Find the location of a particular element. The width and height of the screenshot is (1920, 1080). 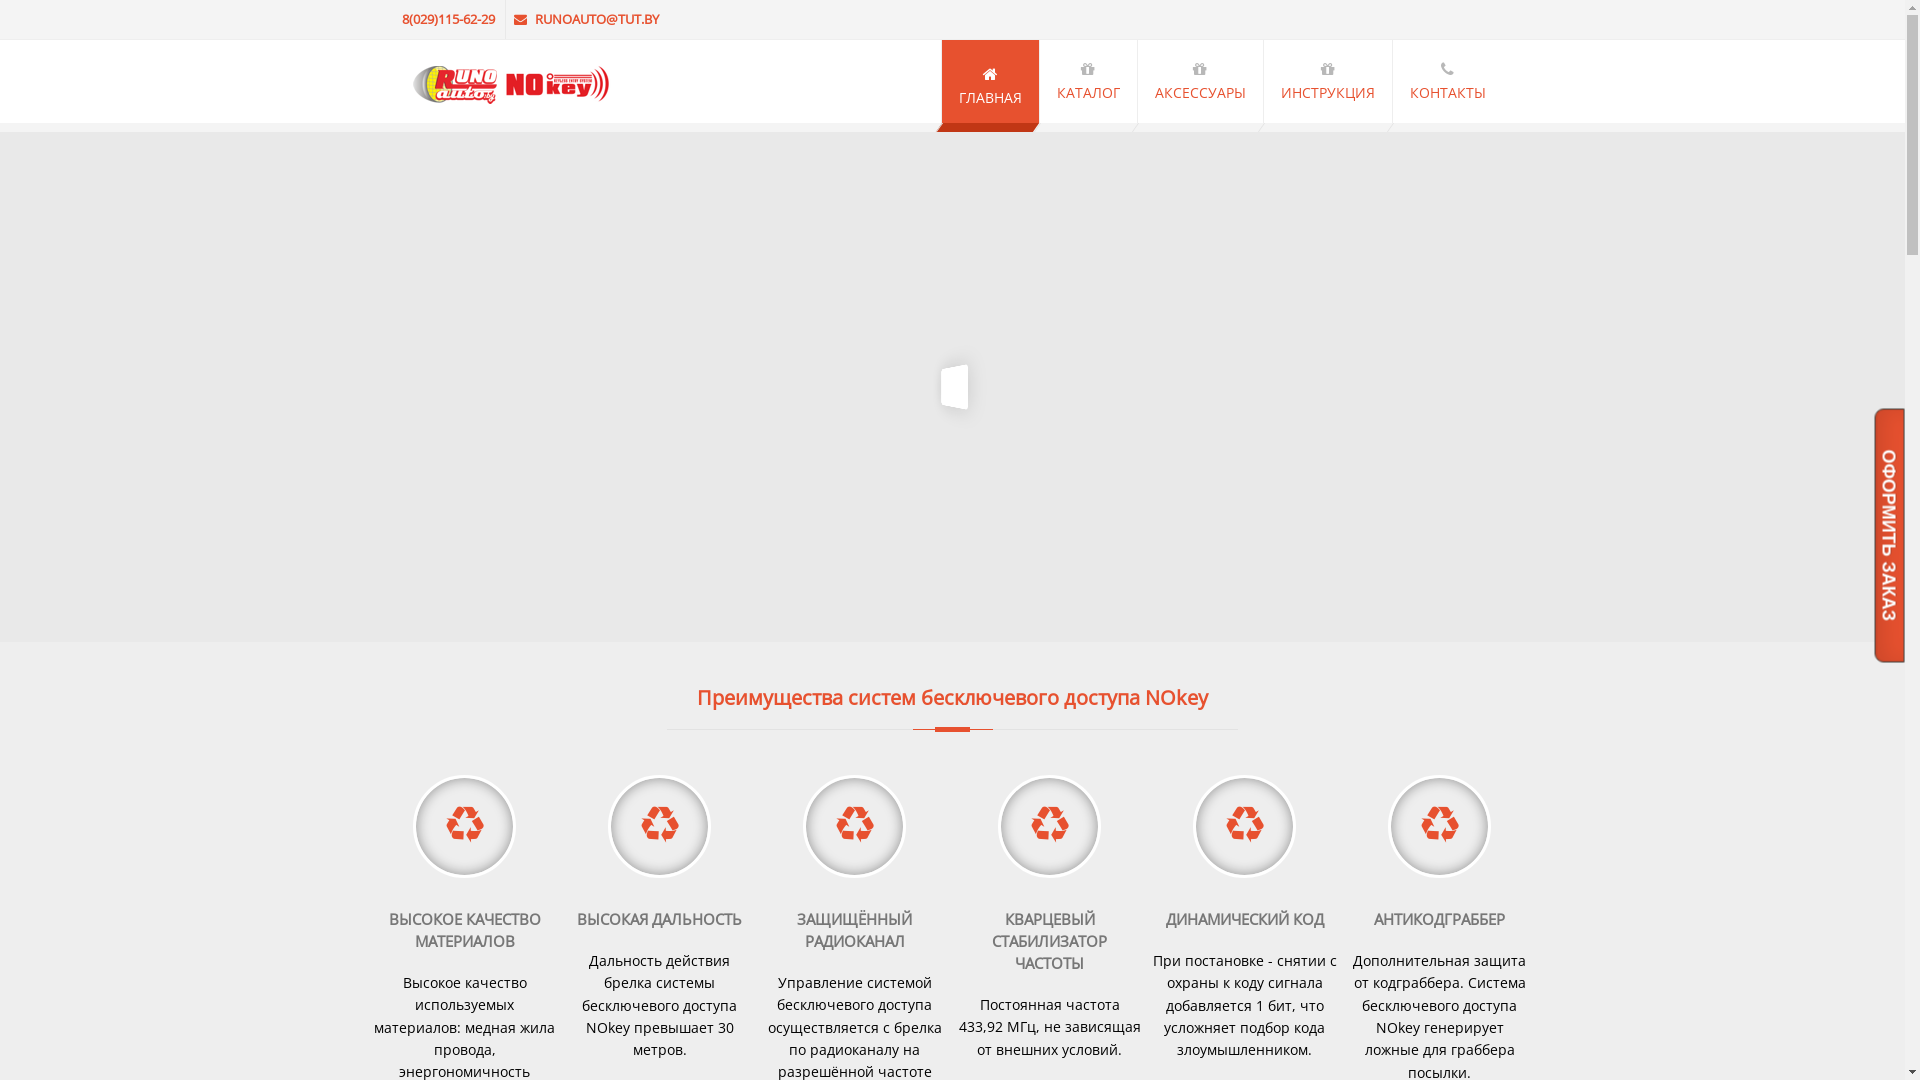

'RUNOAUTO@TUT.BY' is located at coordinates (586, 19).